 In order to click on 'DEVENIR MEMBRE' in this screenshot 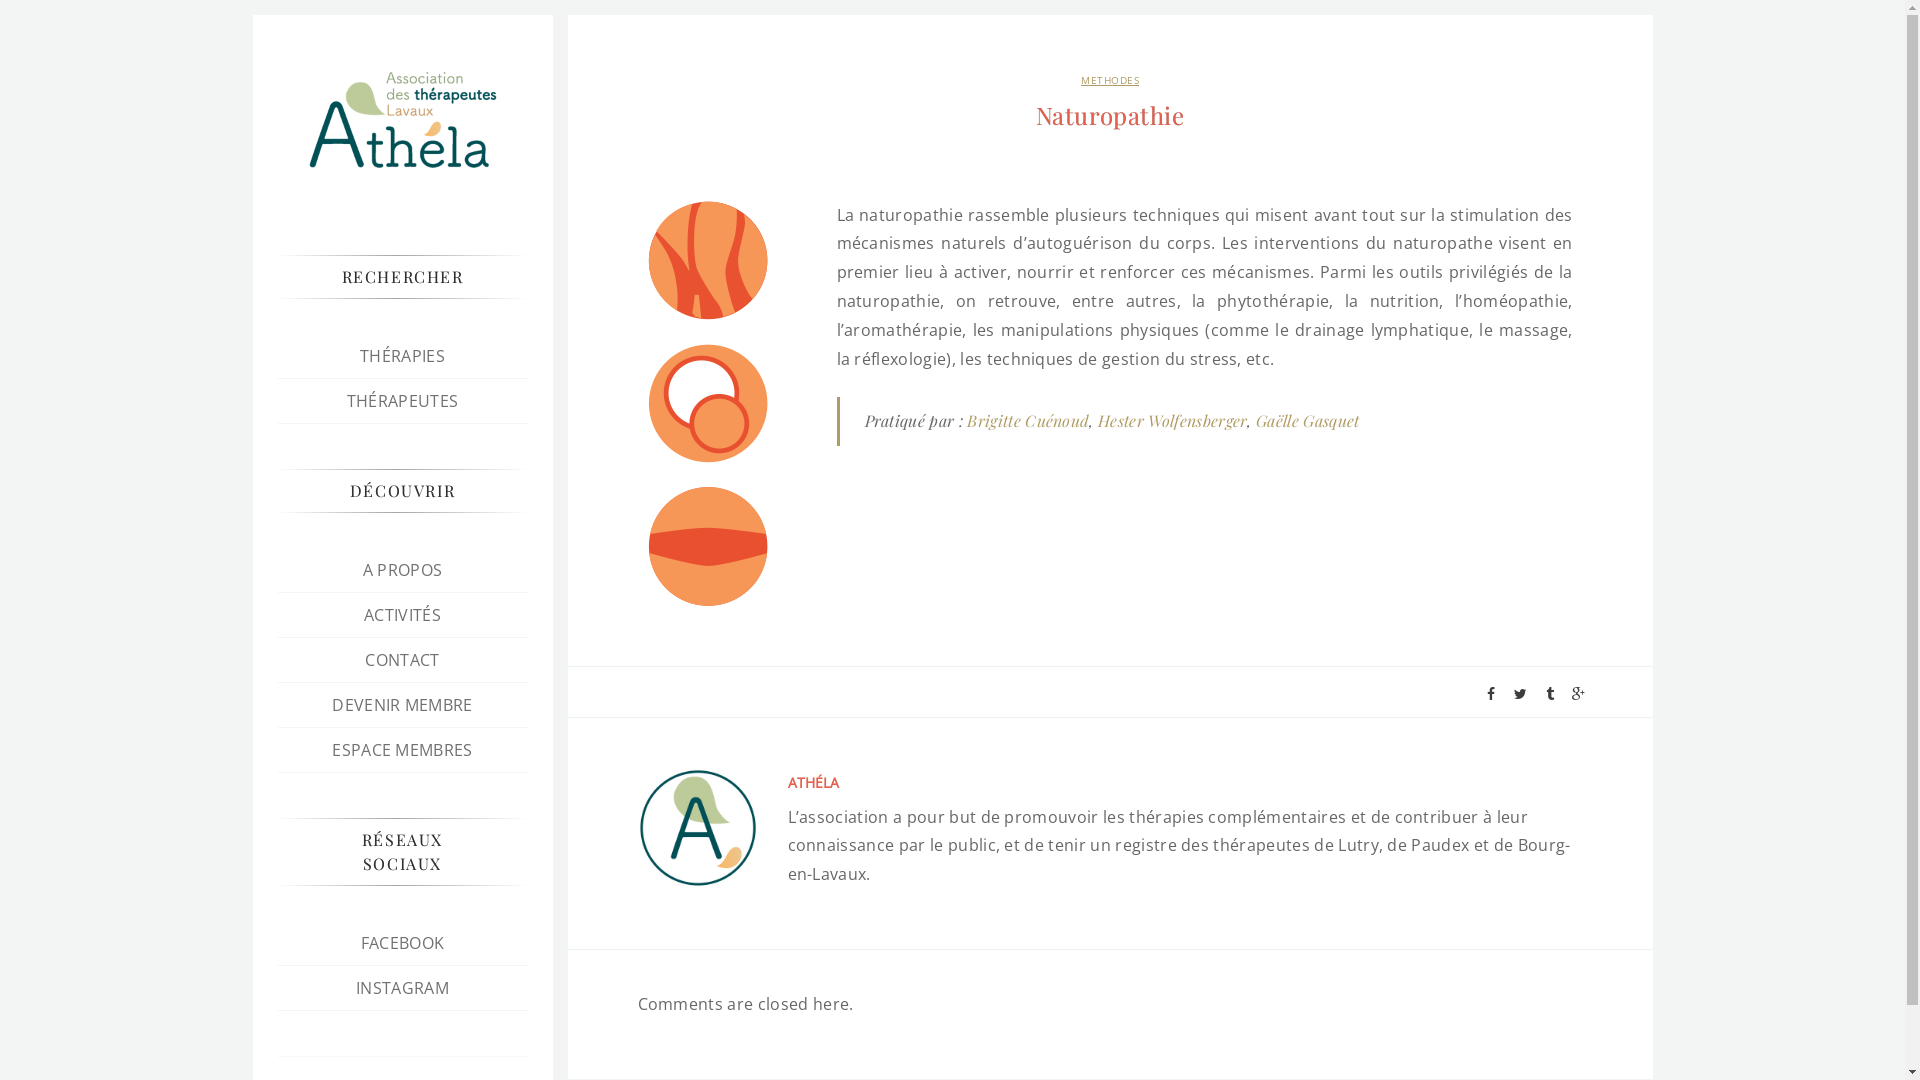, I will do `click(331, 704)`.